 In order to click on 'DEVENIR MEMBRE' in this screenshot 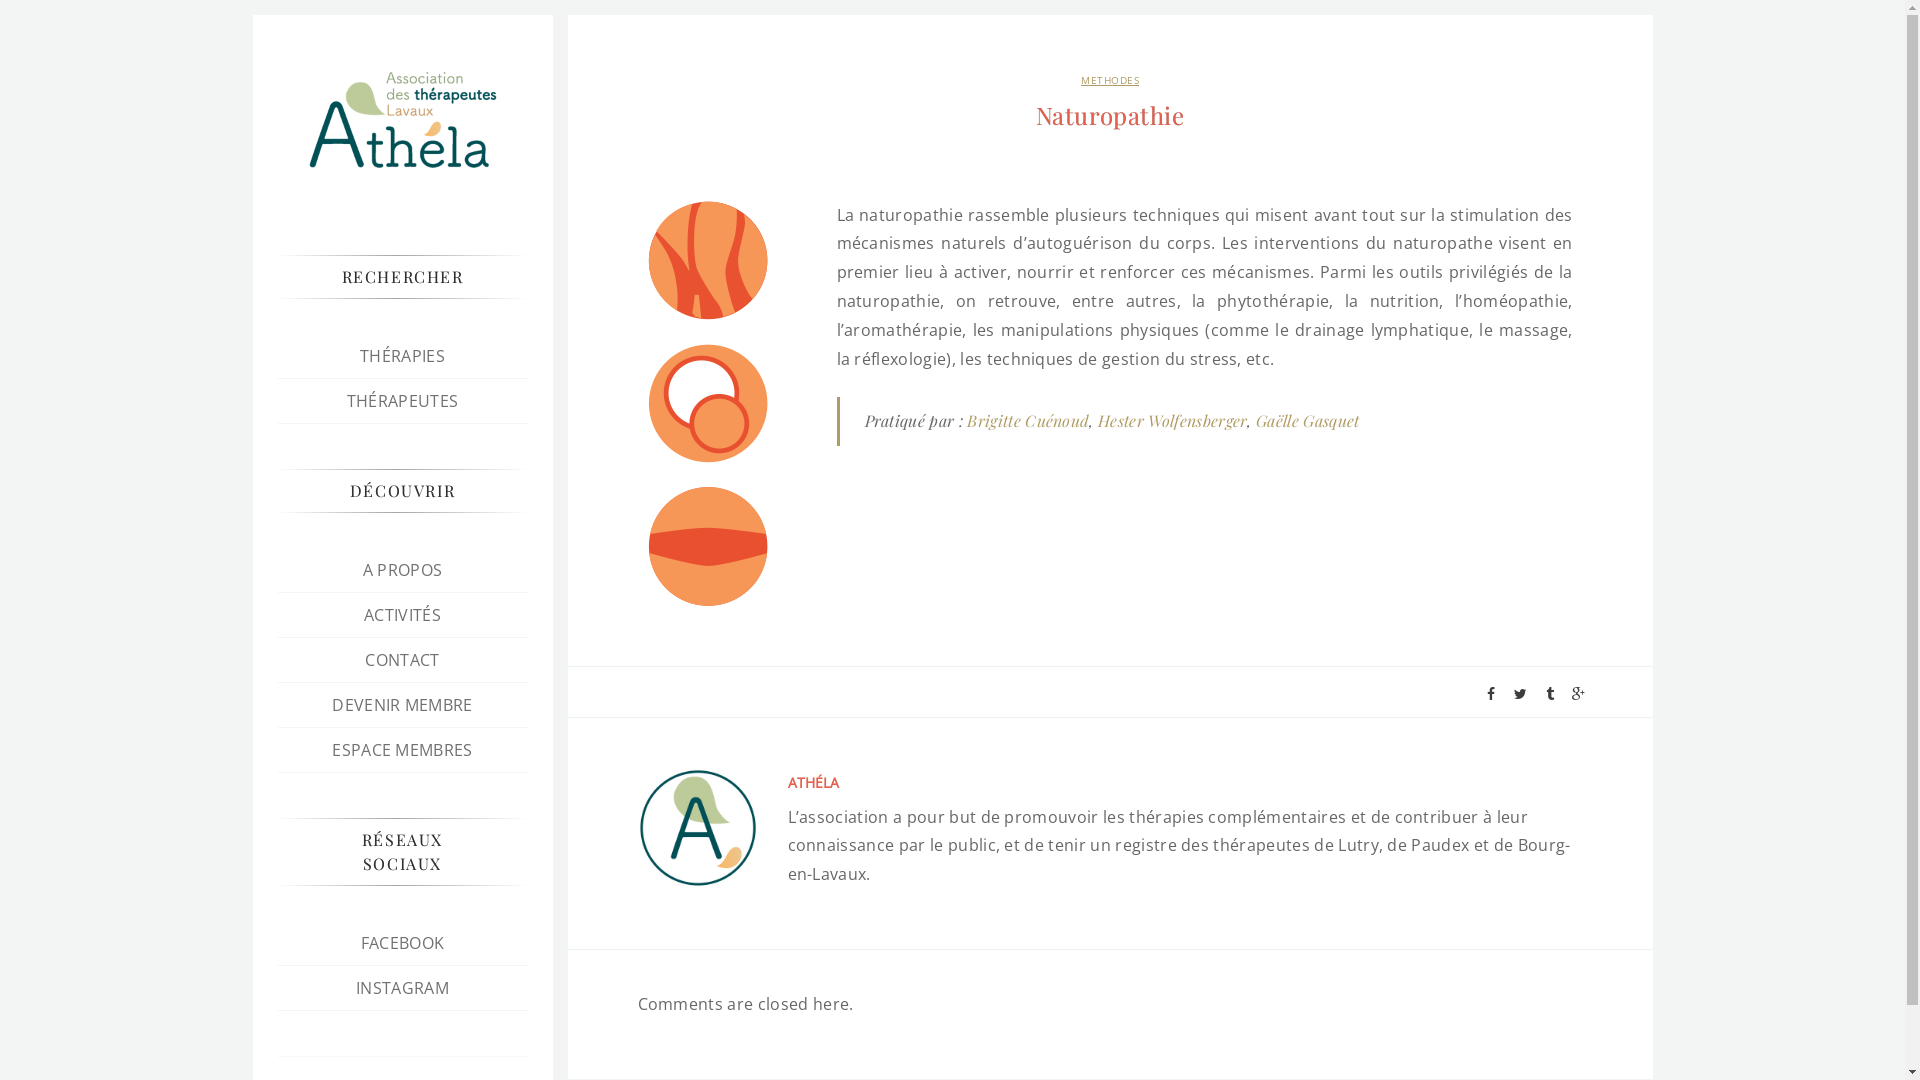, I will do `click(331, 704)`.